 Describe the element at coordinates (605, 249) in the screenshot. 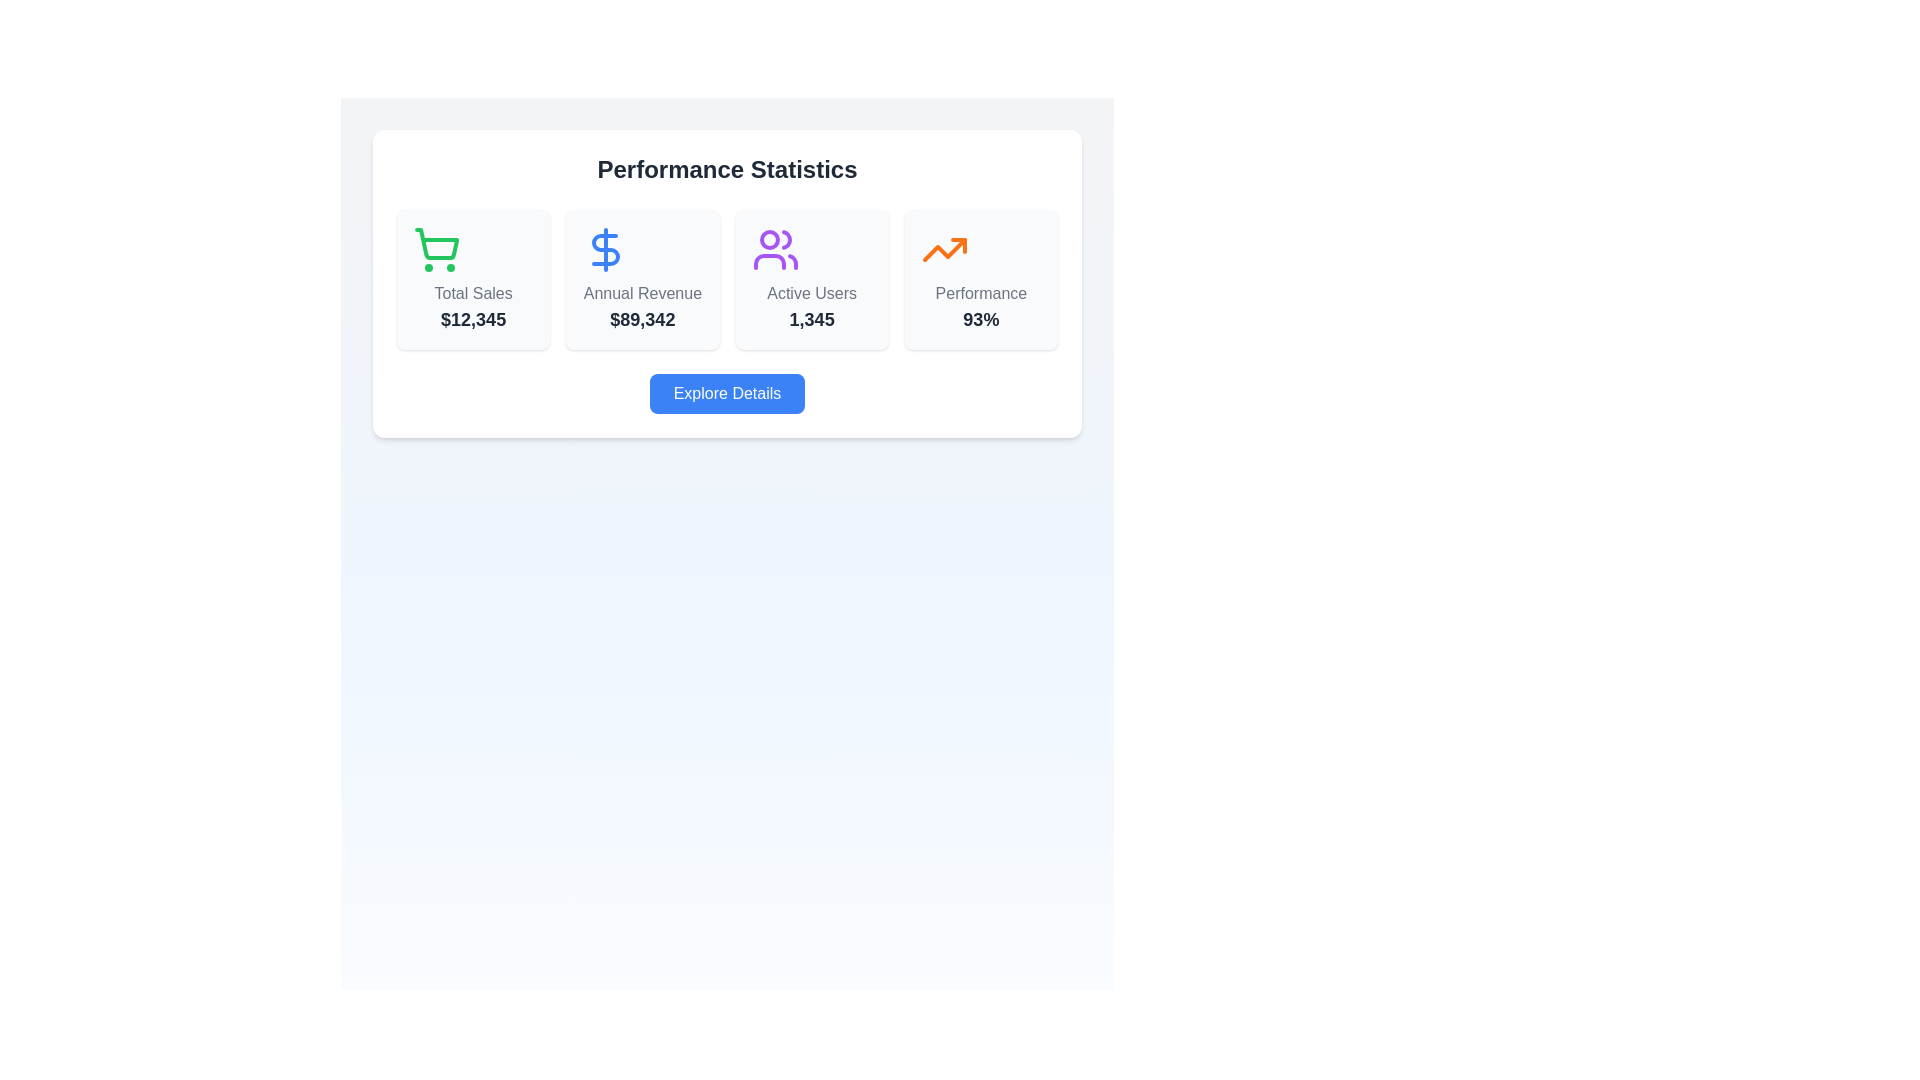

I see `the monetary revenue icon located in the 'Annual Revenue' card, which is the second card from the left in the 'Performance Statistics' section` at that location.